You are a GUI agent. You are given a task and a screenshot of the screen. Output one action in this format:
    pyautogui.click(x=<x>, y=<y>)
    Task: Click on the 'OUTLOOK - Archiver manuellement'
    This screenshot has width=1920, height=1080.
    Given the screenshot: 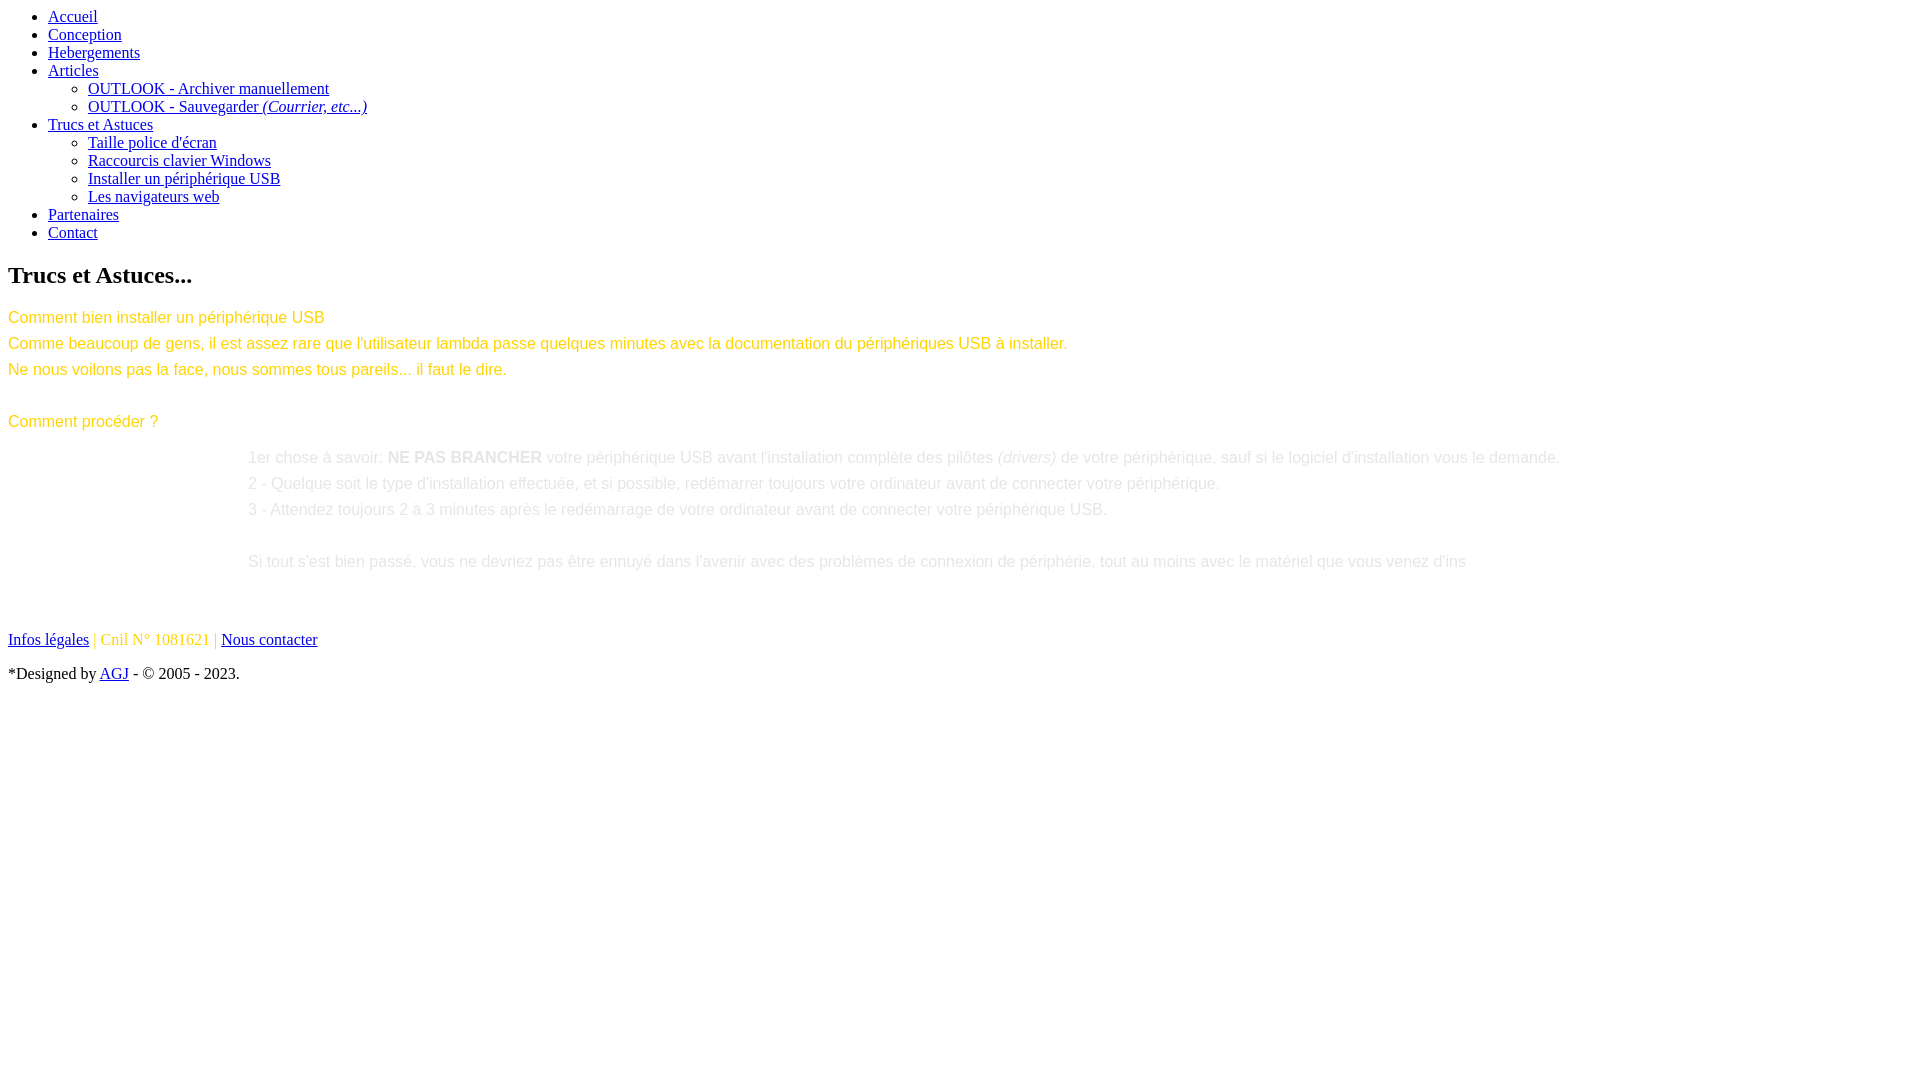 What is the action you would take?
    pyautogui.click(x=208, y=87)
    